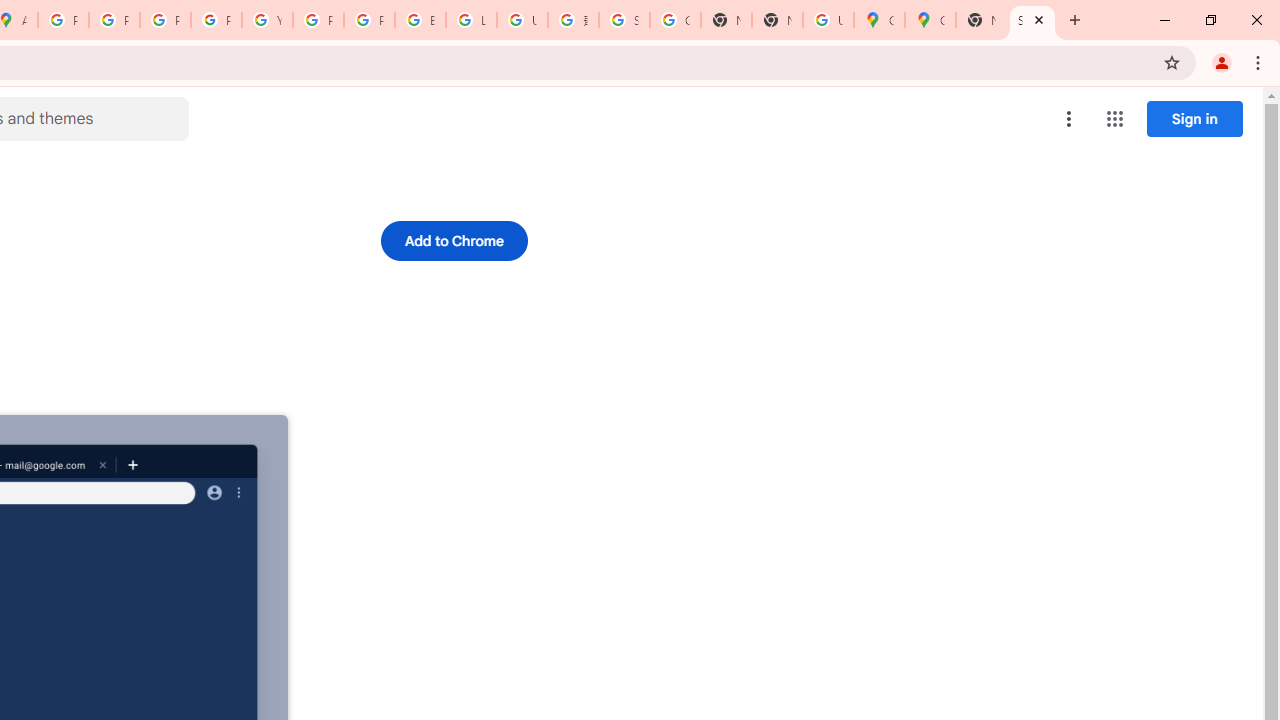  What do you see at coordinates (879, 20) in the screenshot?
I see `'Google Maps'` at bounding box center [879, 20].